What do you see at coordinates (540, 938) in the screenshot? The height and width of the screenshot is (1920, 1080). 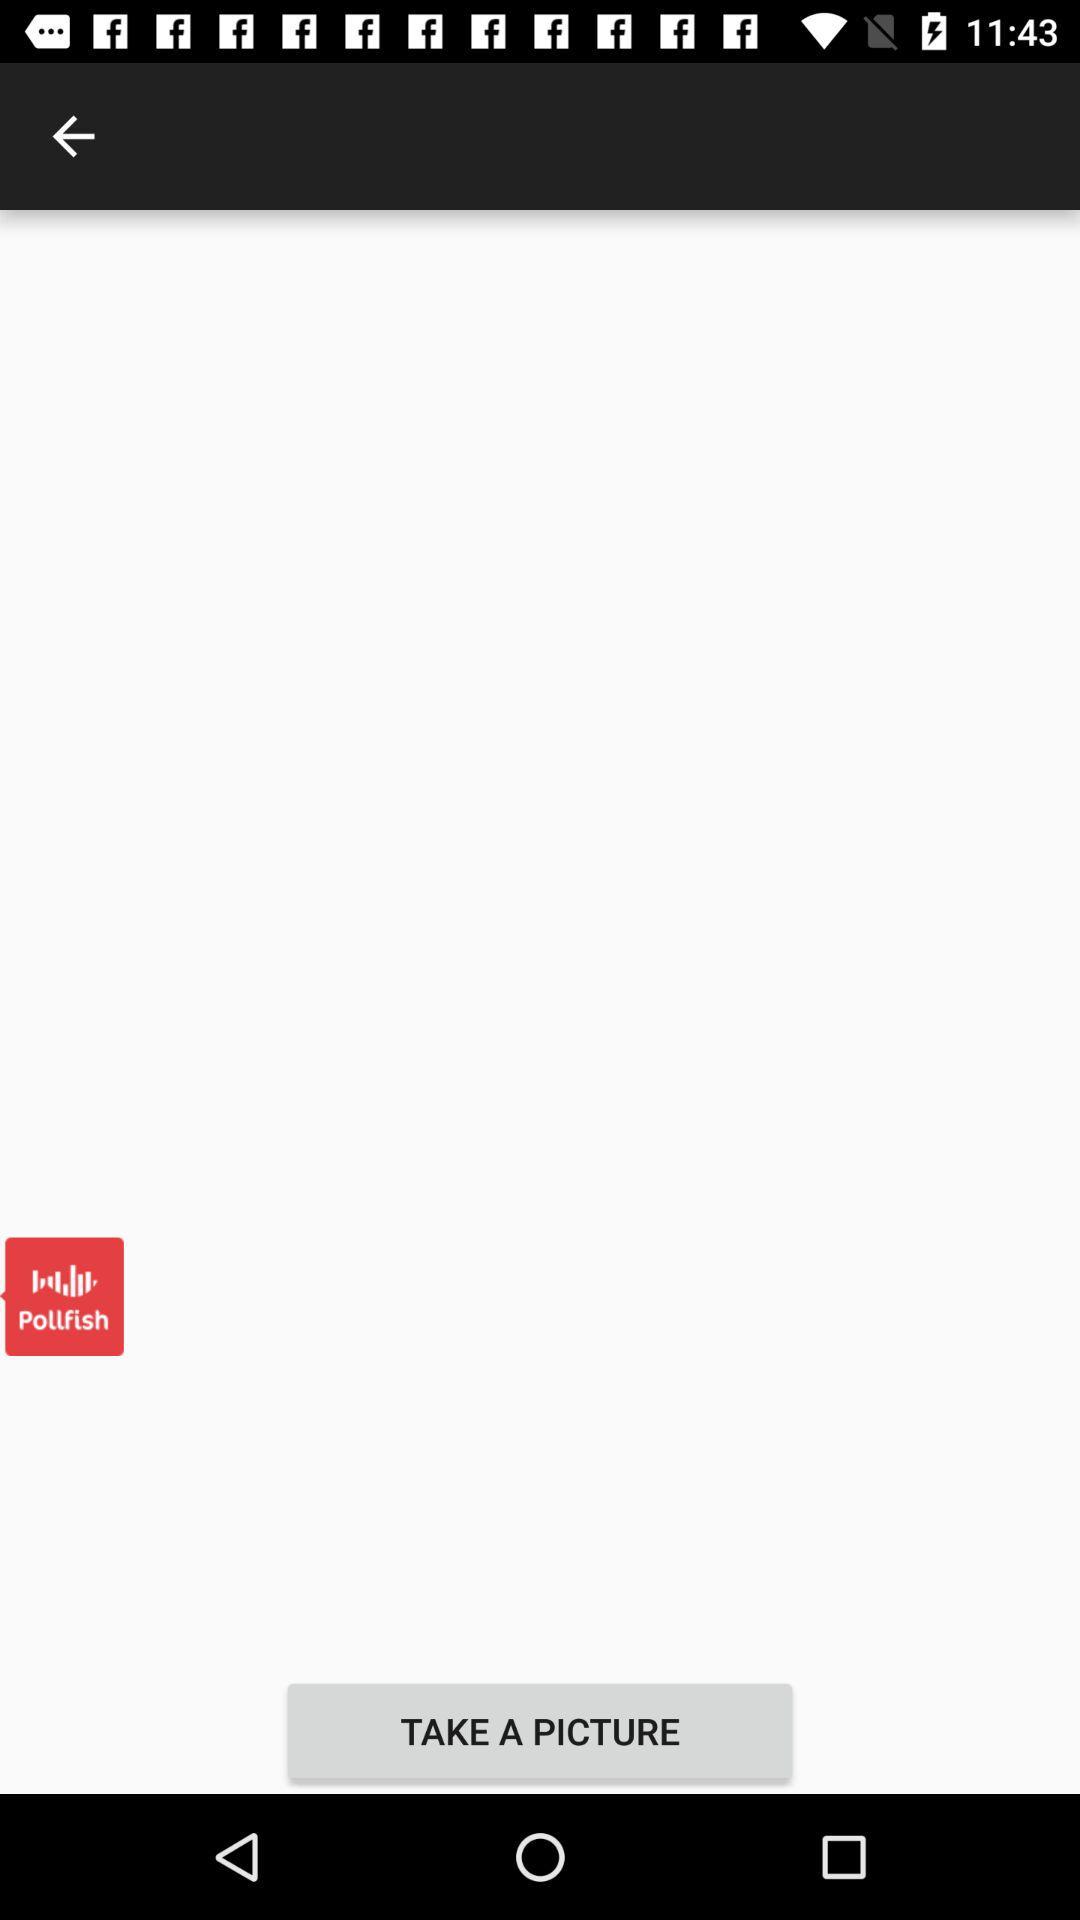 I see `the item at the center` at bounding box center [540, 938].